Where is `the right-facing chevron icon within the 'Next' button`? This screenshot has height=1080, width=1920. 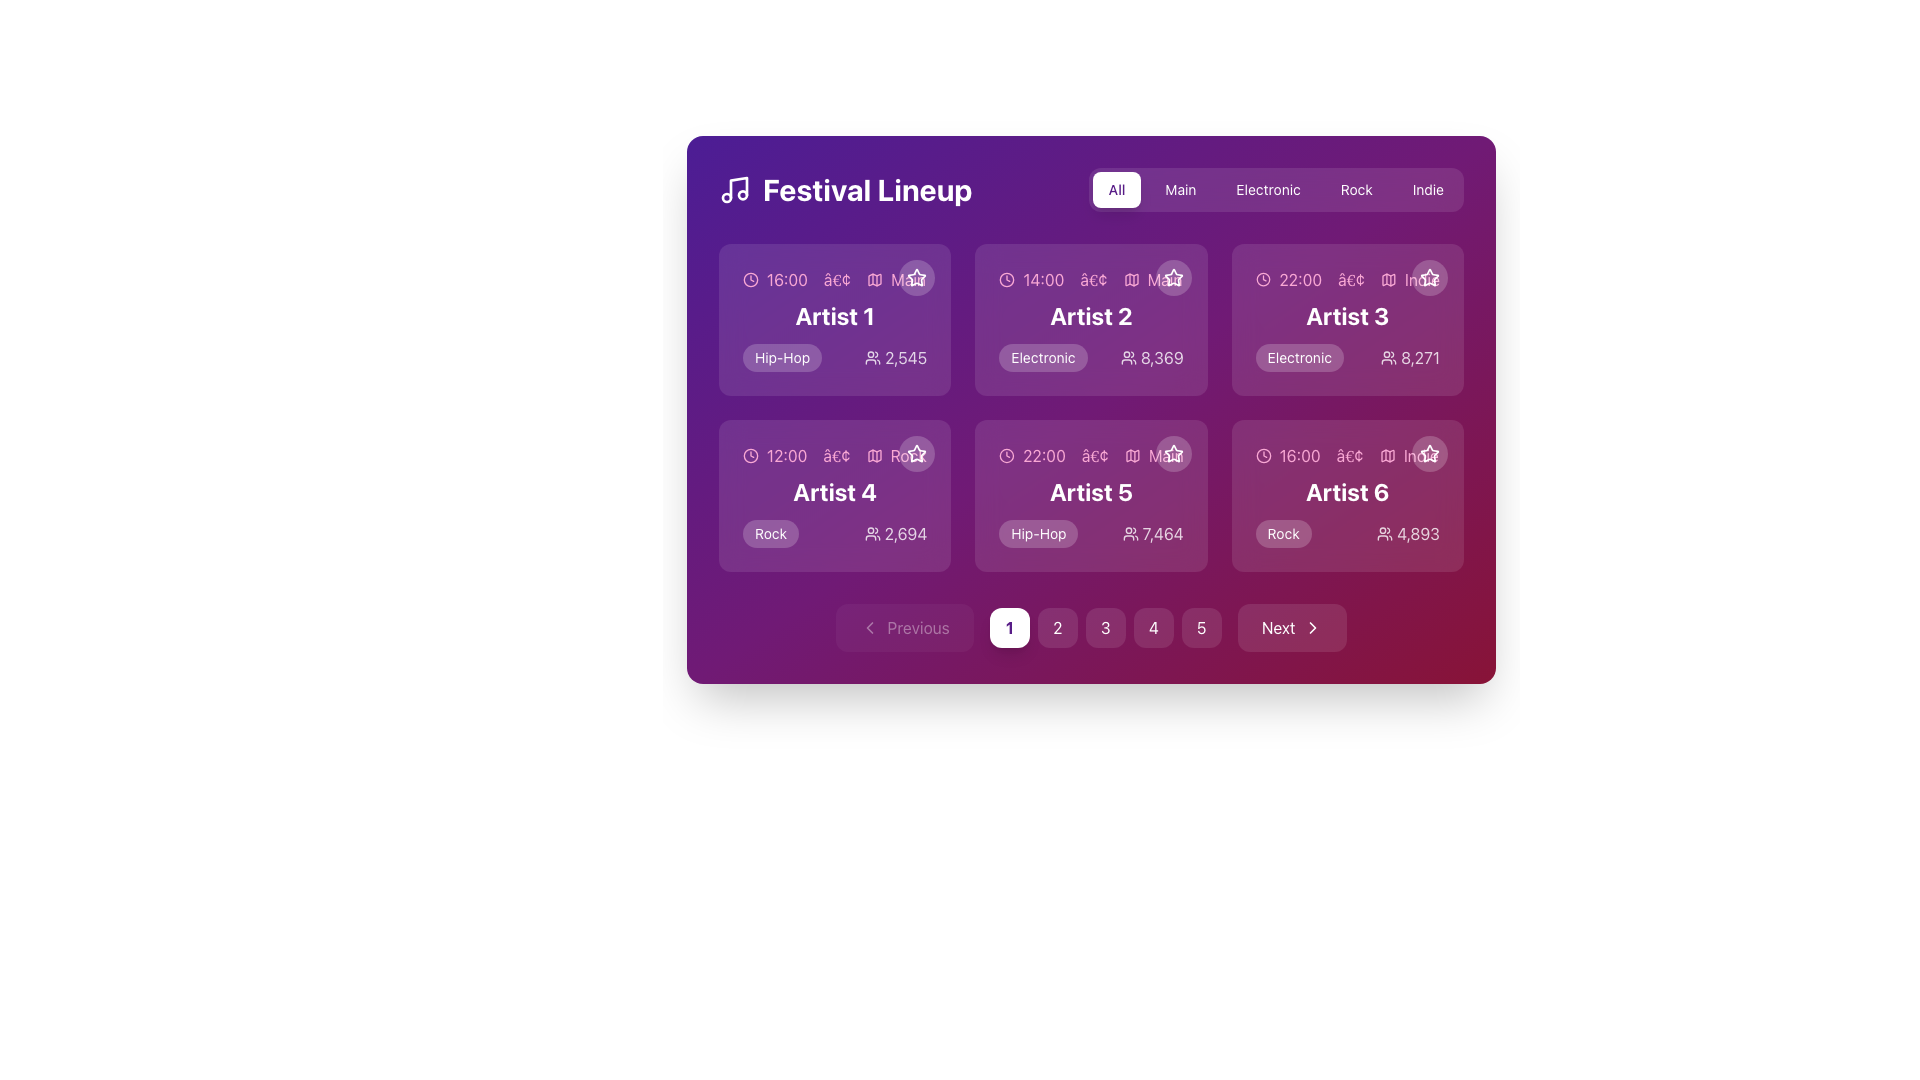
the right-facing chevron icon within the 'Next' button is located at coordinates (1313, 627).